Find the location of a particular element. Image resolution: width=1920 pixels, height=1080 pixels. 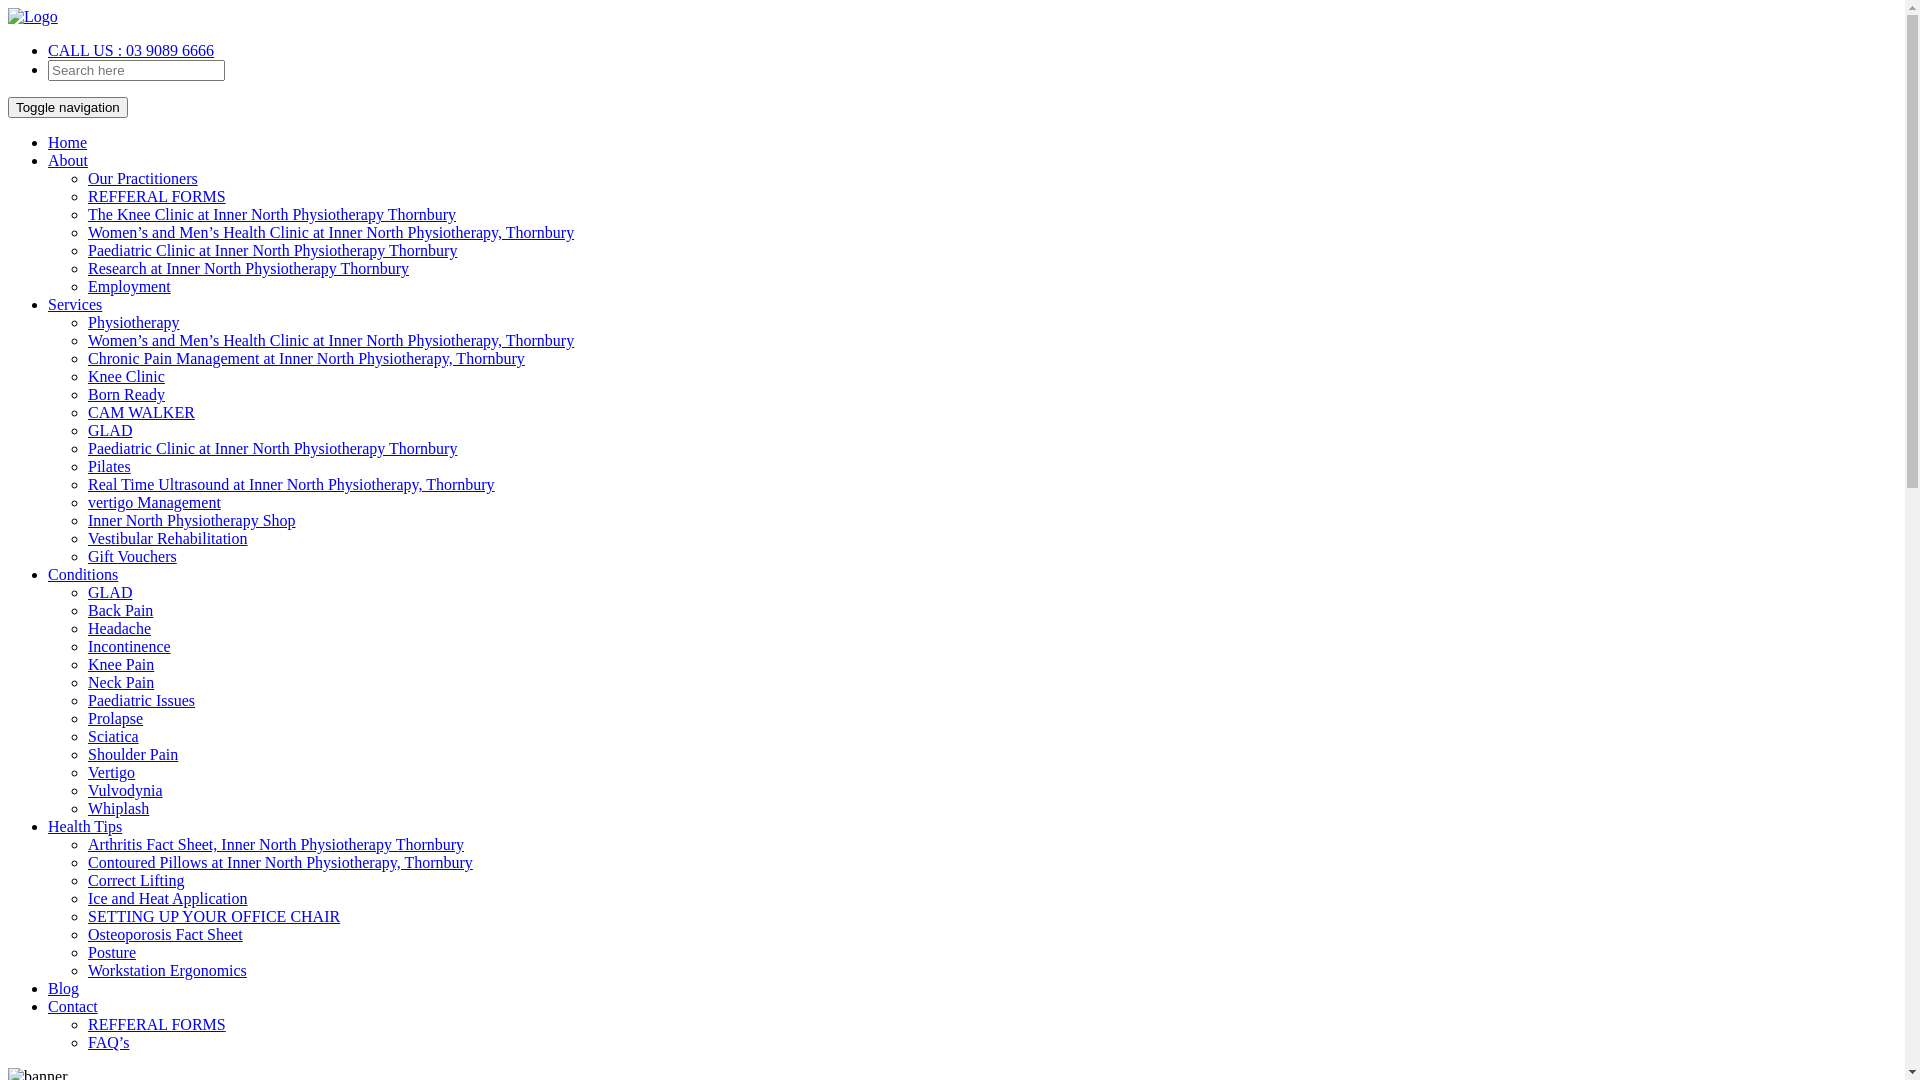

'Ice and Heat Application' is located at coordinates (168, 897).